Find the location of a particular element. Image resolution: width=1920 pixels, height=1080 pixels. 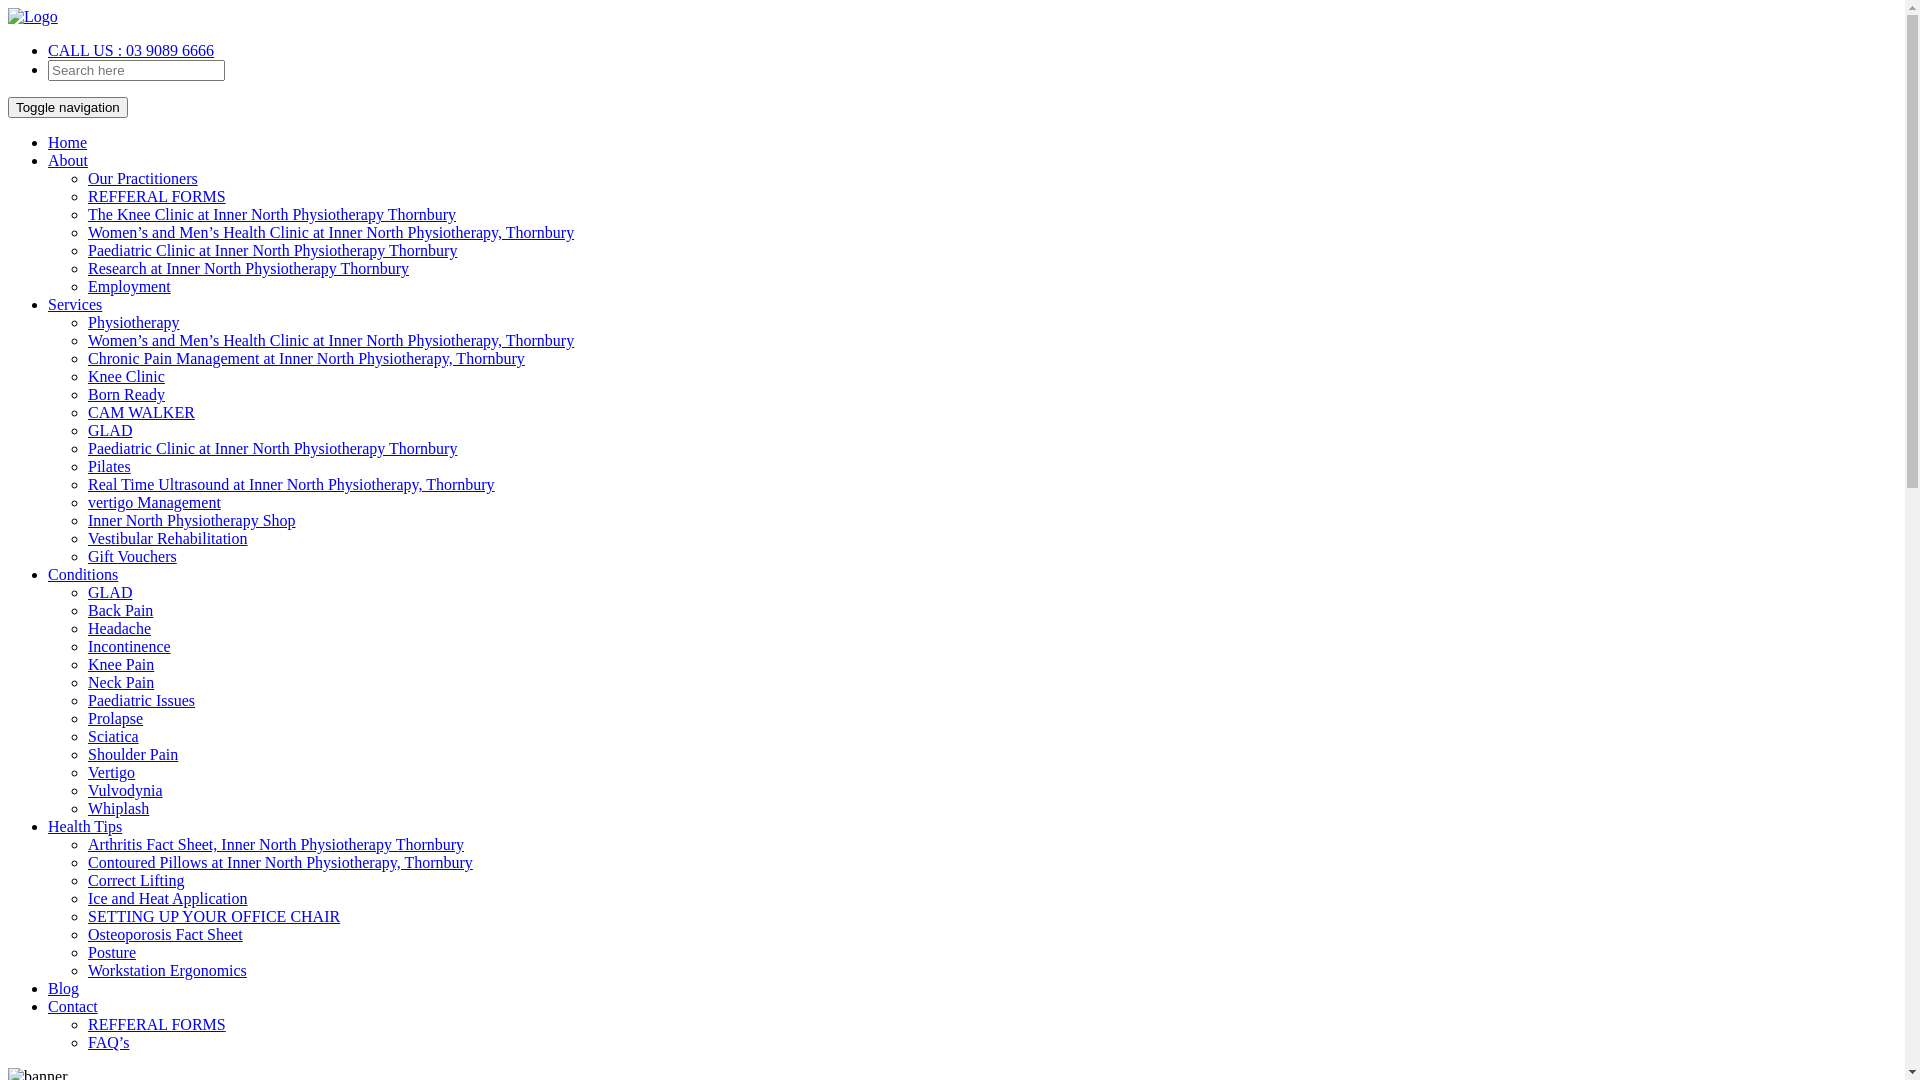

'Ice and Heat Application' is located at coordinates (168, 897).